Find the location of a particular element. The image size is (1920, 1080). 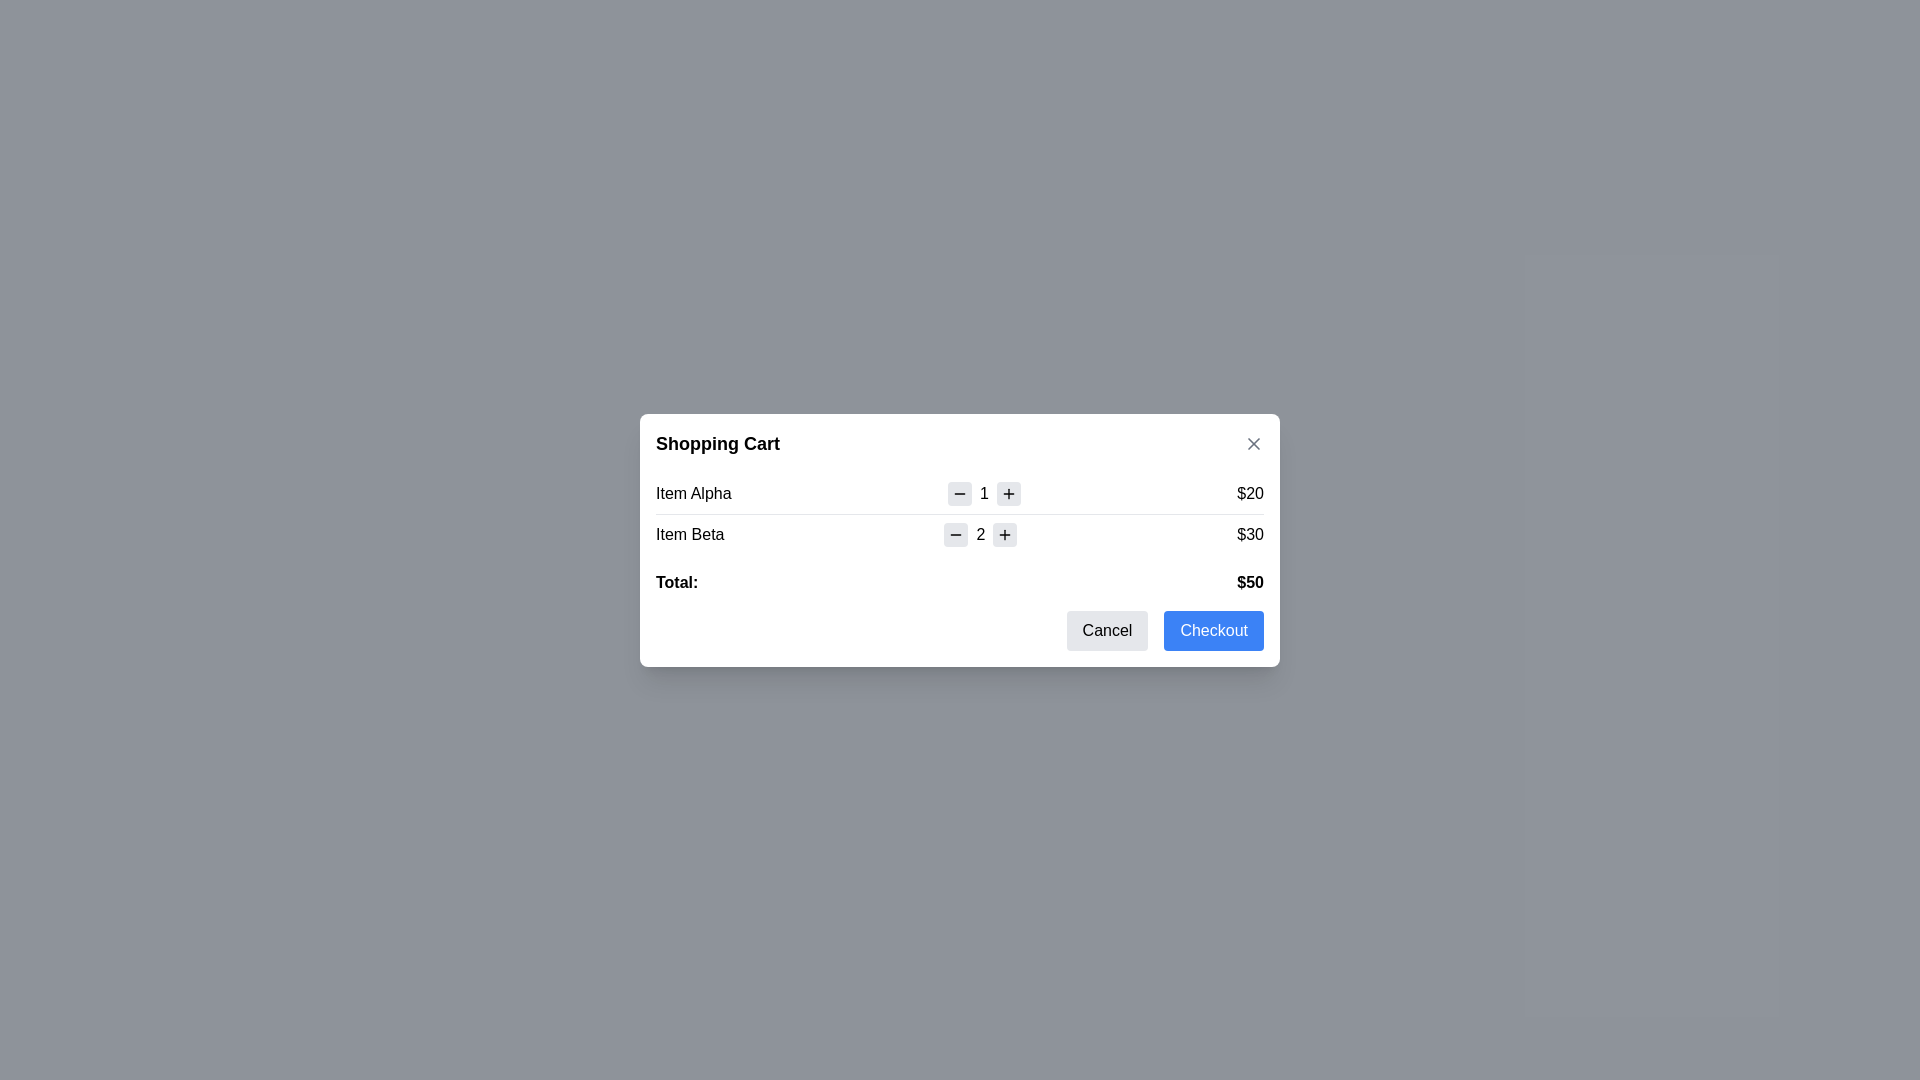

the static text indicator displaying the value '1' in black text, located centrally in the quantity adjustment field for 'Item Alpha' in the shopping cart interface is located at coordinates (984, 493).